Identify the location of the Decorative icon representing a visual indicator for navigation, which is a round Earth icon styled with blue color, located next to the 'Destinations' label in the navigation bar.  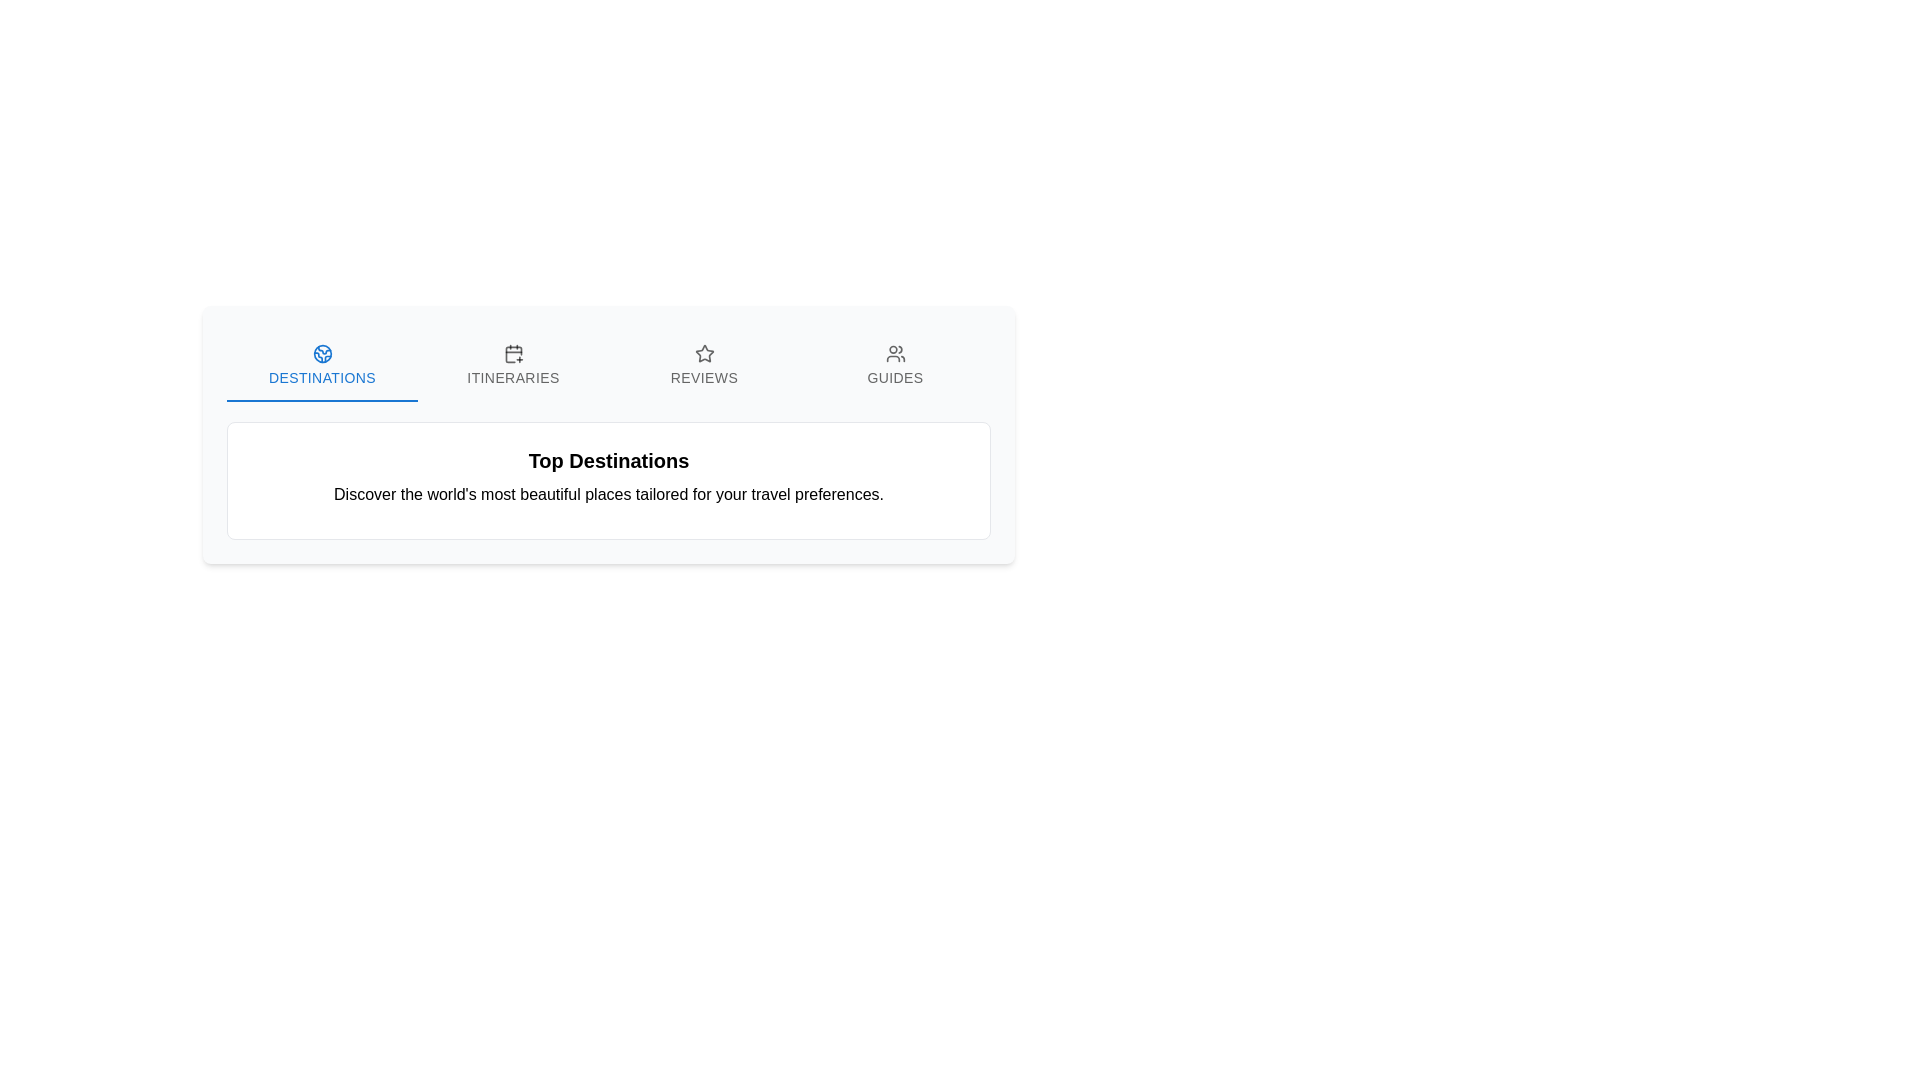
(322, 353).